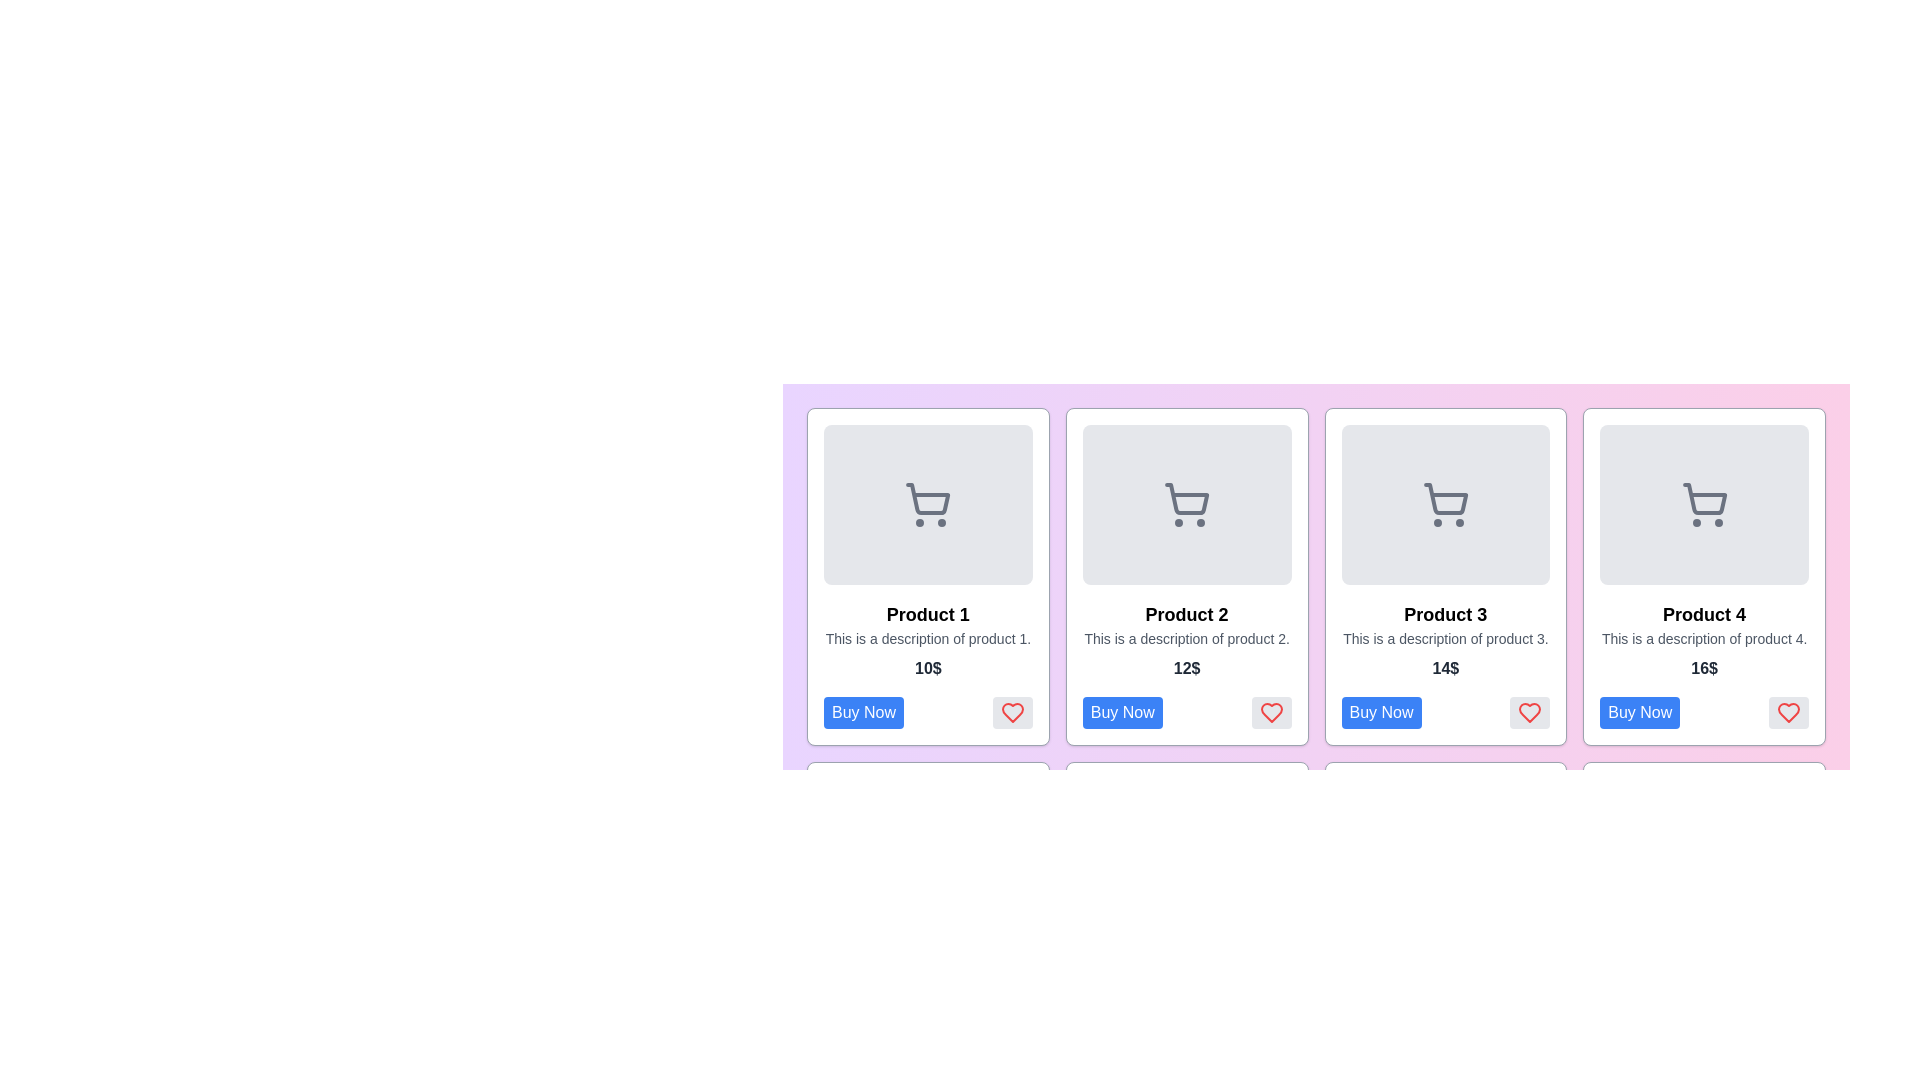 The width and height of the screenshot is (1920, 1080). Describe the element at coordinates (1445, 504) in the screenshot. I see `the icon representing the addition of a product to the shopping cart, located at the center of the third product card above 'Product 3'` at that location.